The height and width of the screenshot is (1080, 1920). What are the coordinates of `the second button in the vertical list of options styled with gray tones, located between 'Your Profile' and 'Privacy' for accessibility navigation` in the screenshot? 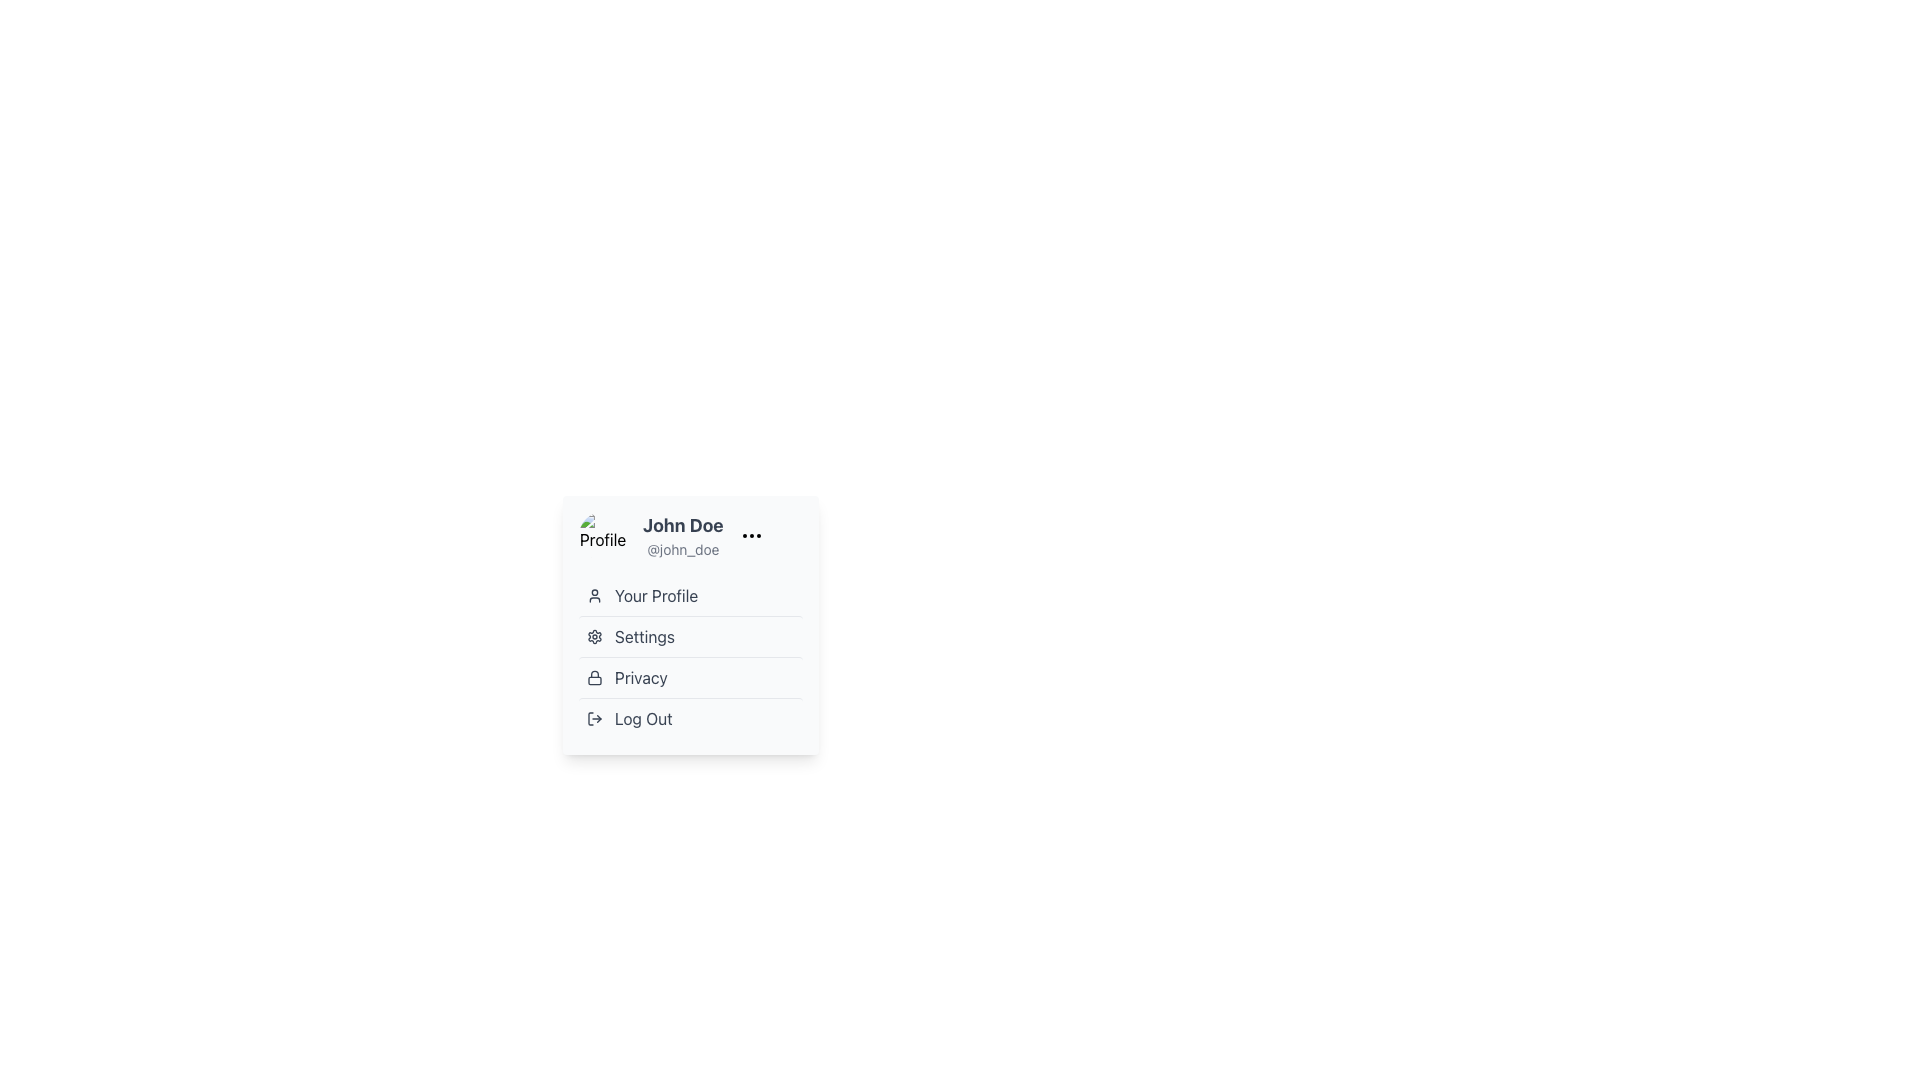 It's located at (691, 656).